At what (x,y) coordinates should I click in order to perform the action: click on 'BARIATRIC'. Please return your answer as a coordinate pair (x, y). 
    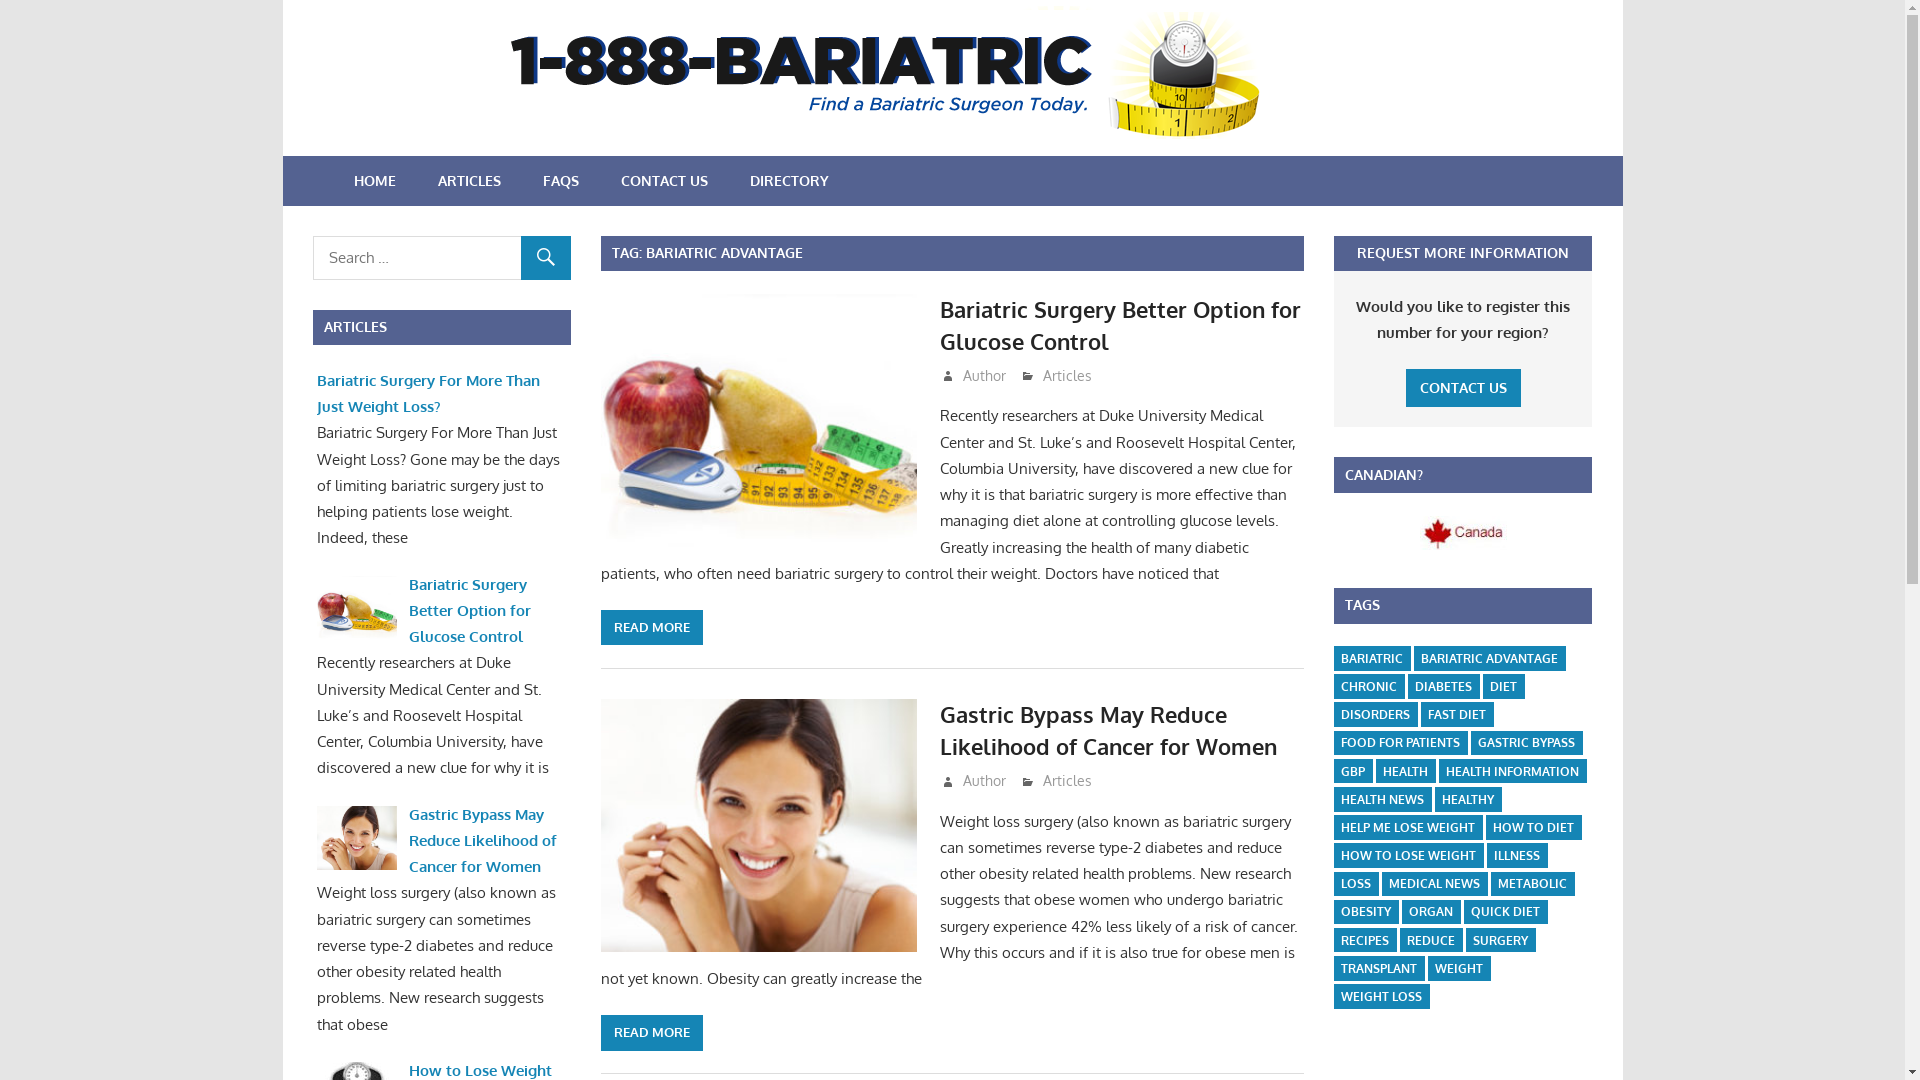
    Looking at the image, I should click on (1371, 658).